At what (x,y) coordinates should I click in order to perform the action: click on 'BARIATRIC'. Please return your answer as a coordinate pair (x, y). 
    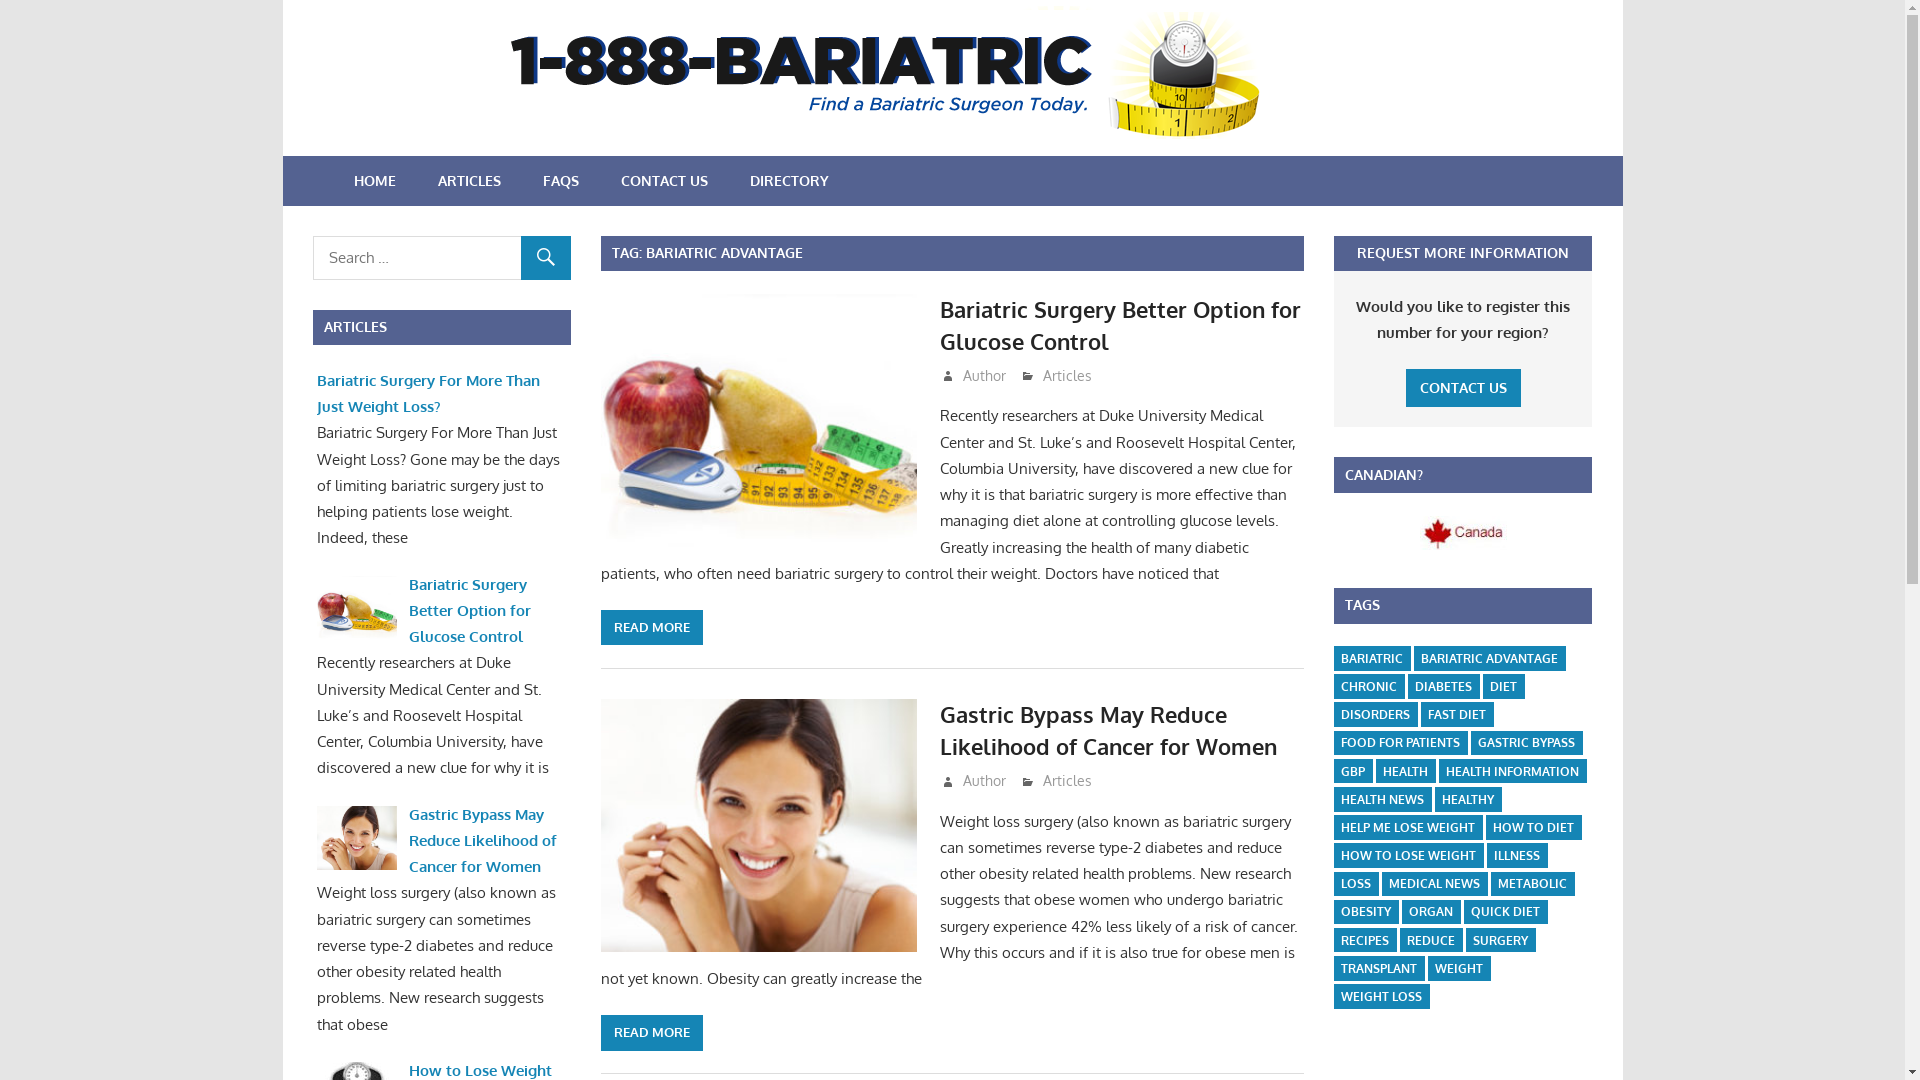
    Looking at the image, I should click on (1371, 658).